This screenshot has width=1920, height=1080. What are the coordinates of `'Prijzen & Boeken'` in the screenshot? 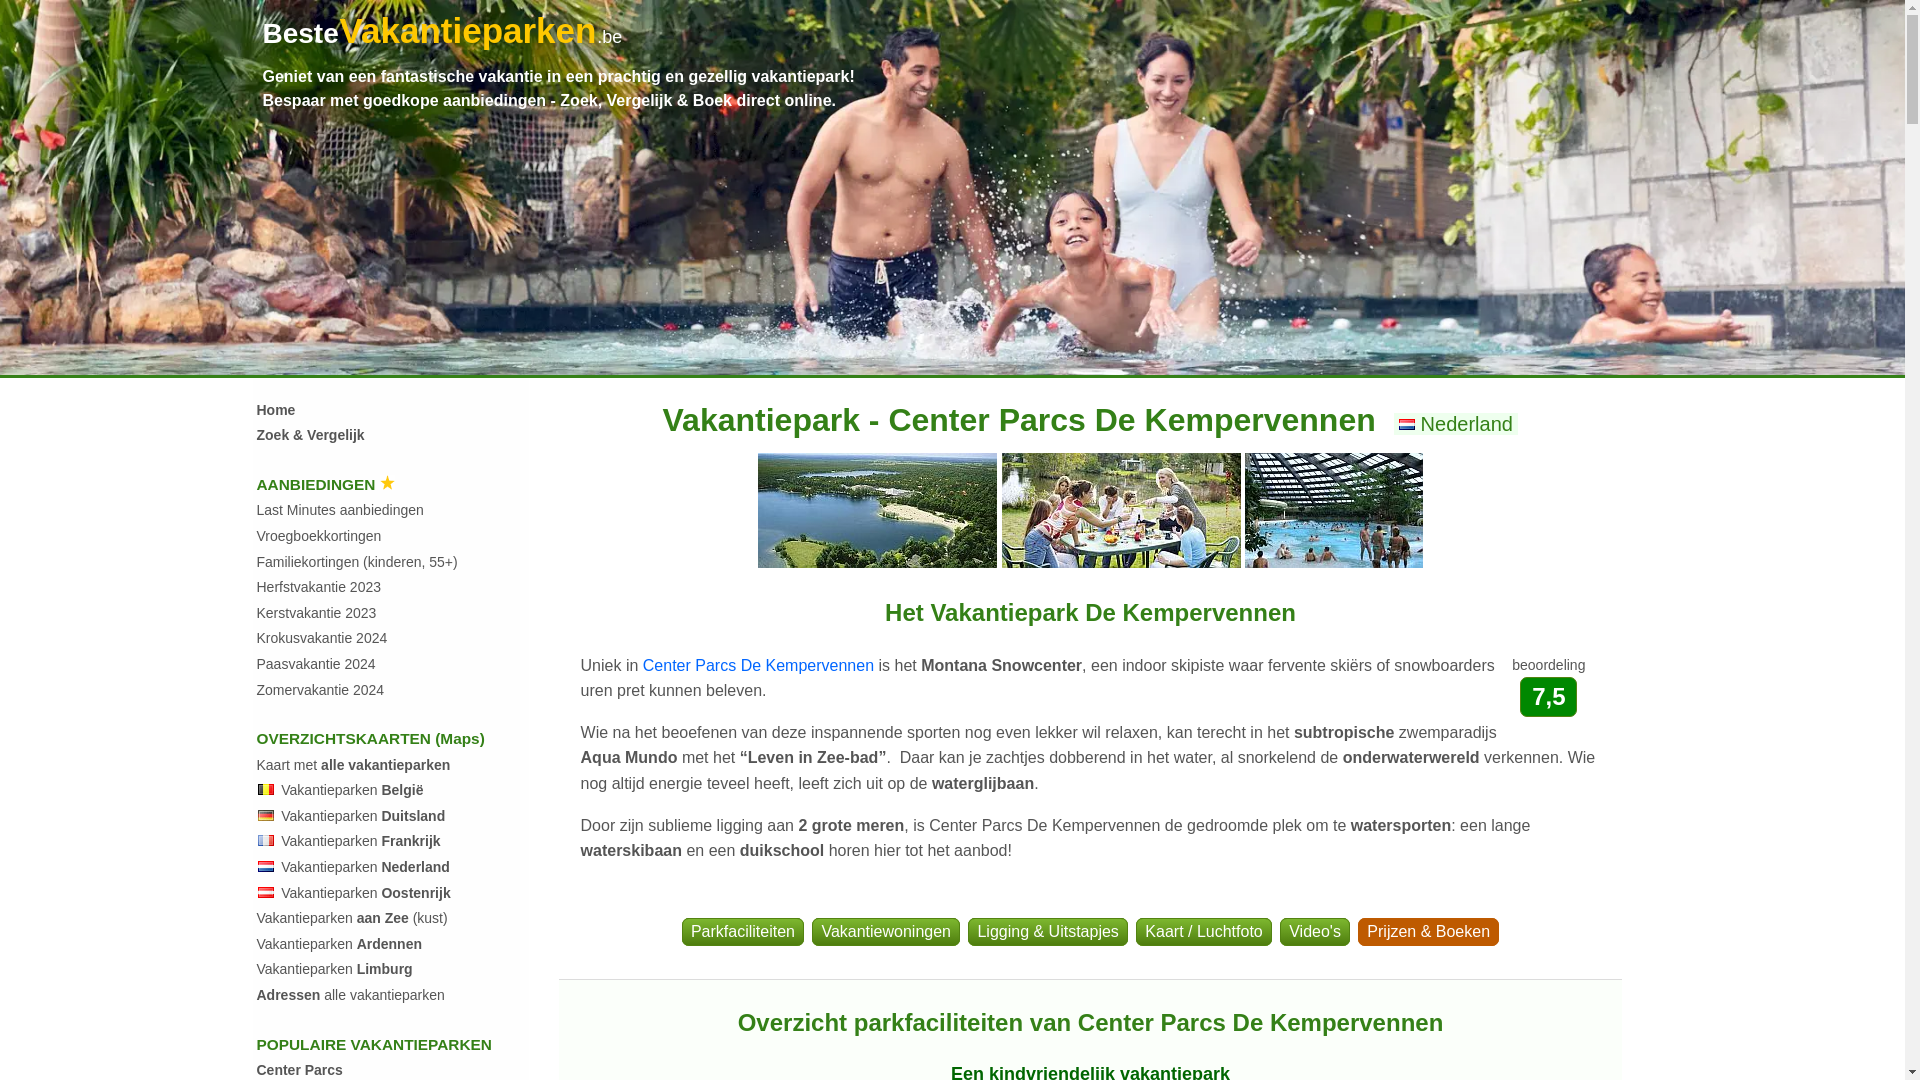 It's located at (1427, 932).